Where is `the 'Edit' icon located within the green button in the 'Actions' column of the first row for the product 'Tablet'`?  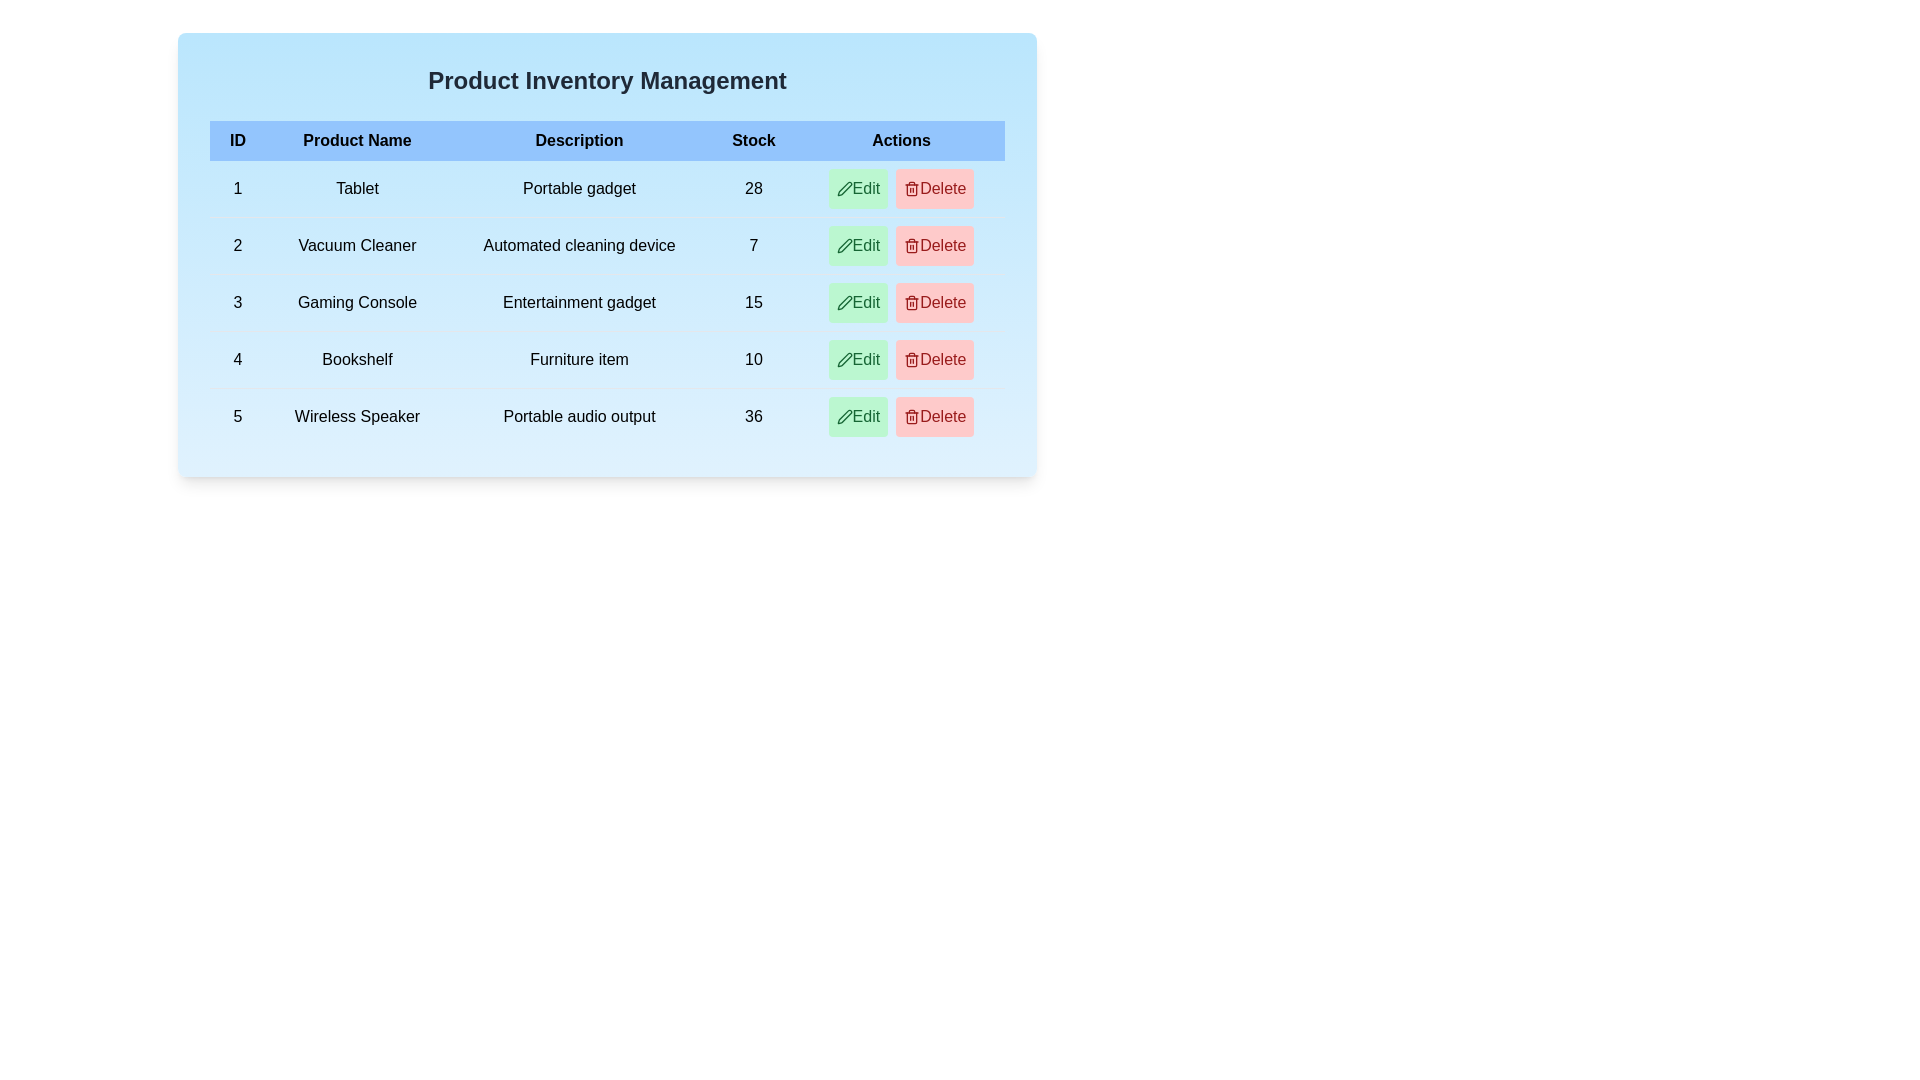 the 'Edit' icon located within the green button in the 'Actions' column of the first row for the product 'Tablet' is located at coordinates (844, 189).